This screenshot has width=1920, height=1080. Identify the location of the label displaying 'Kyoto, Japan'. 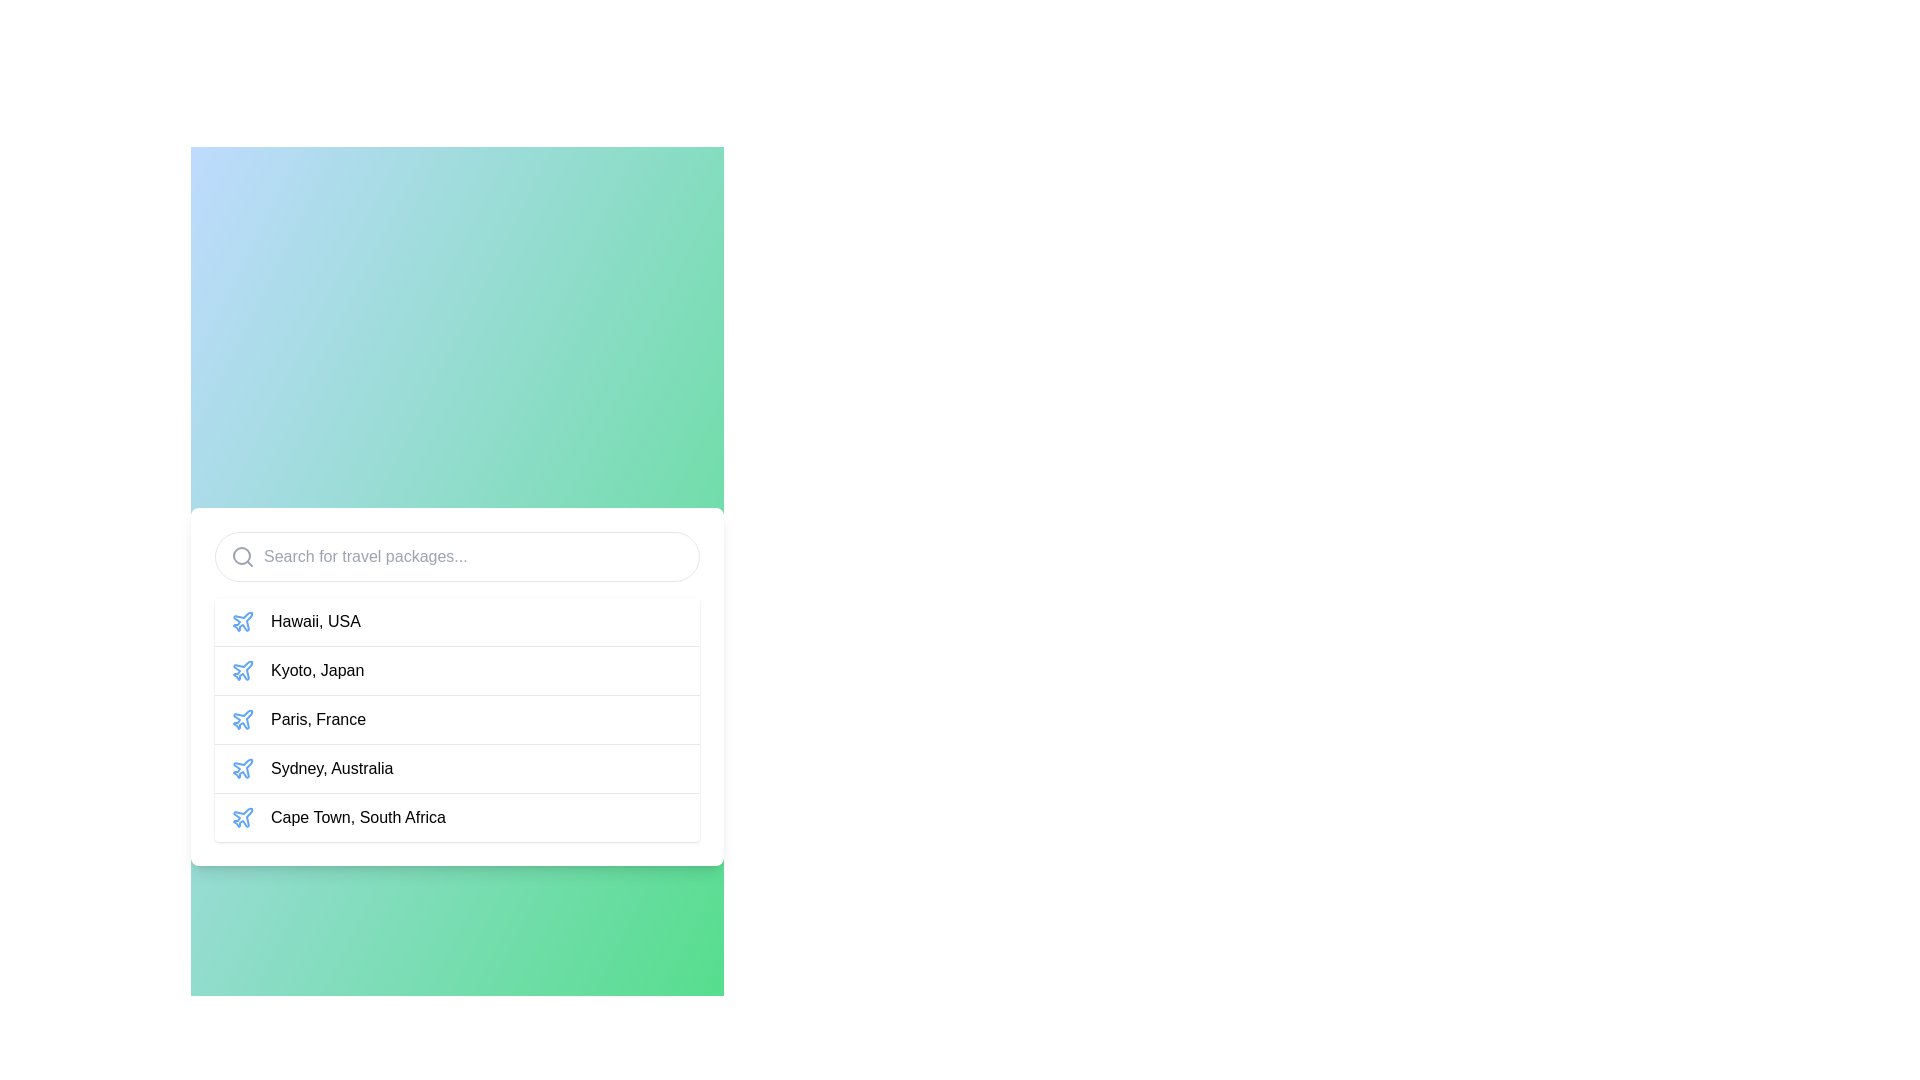
(316, 671).